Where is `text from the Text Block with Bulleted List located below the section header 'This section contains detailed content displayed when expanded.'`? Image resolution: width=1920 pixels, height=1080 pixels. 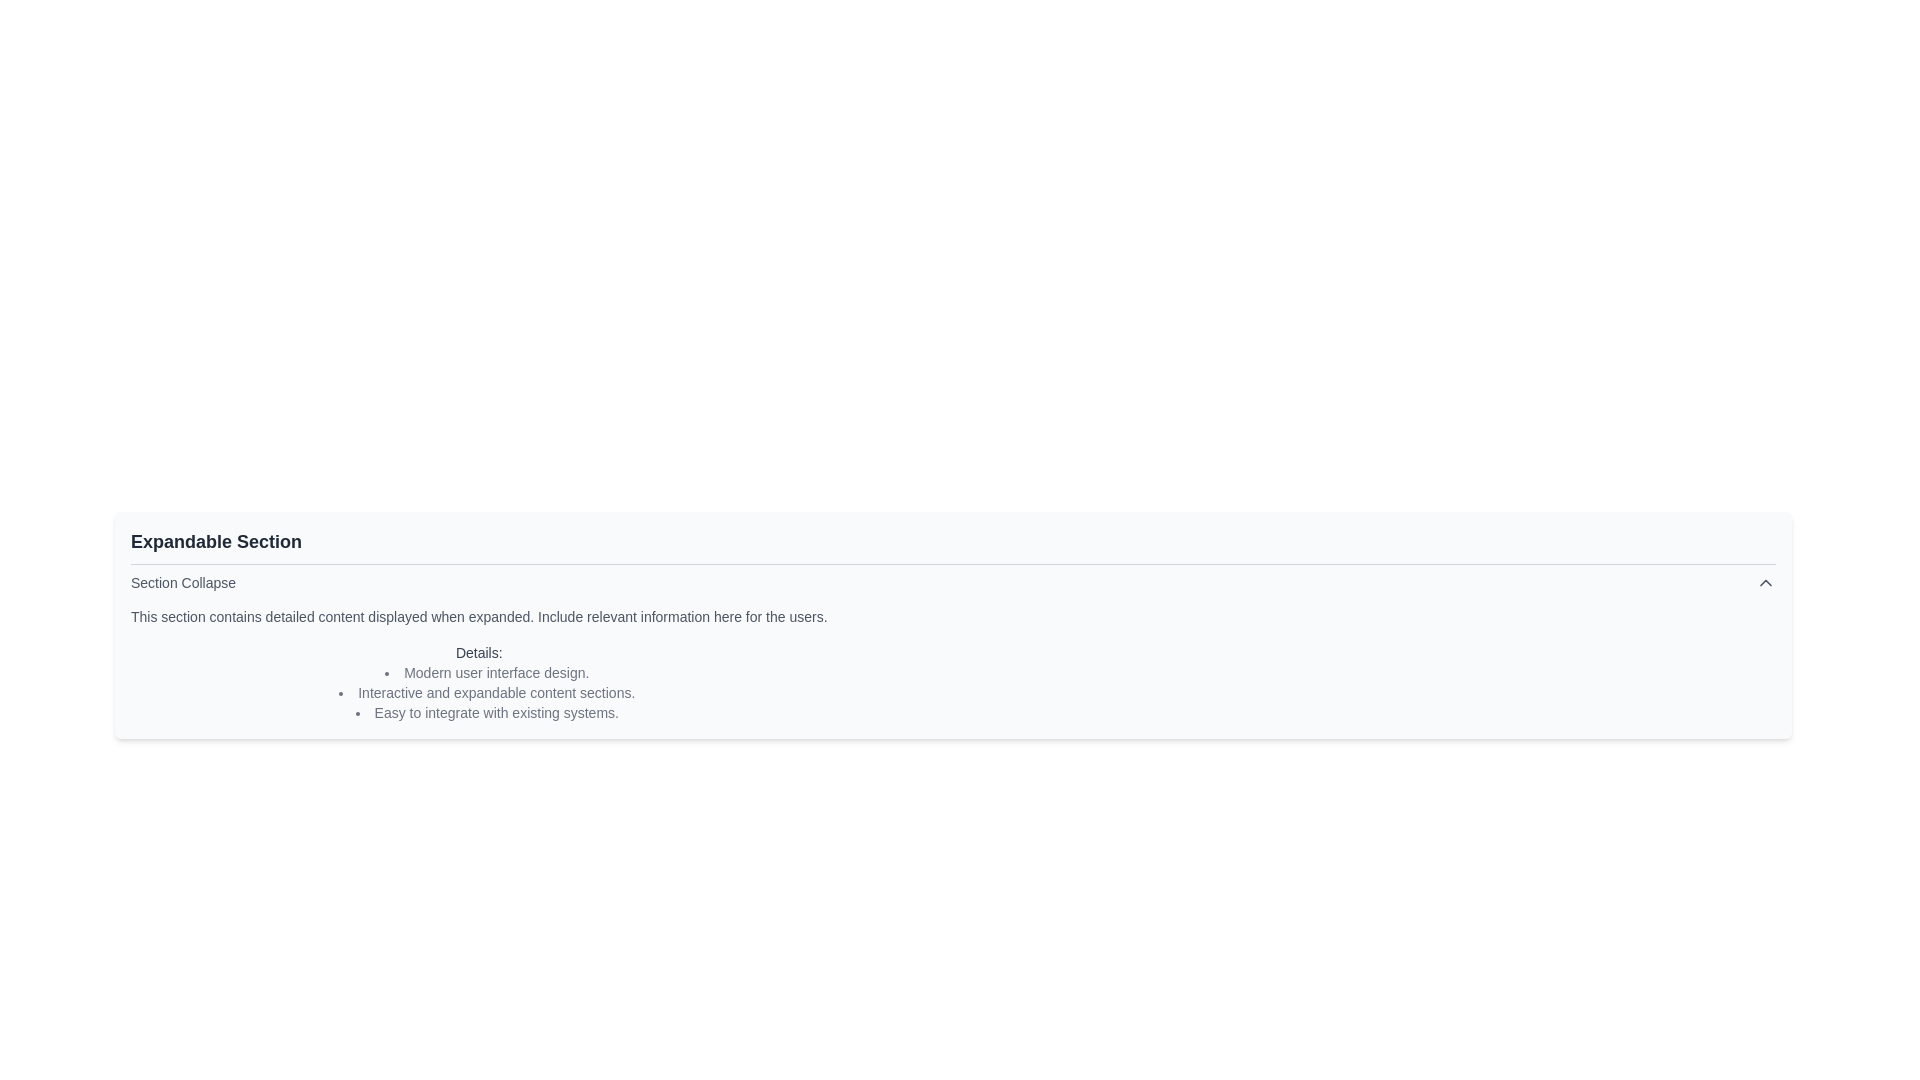 text from the Text Block with Bulleted List located below the section header 'This section contains detailed content displayed when expanded.' is located at coordinates (478, 681).